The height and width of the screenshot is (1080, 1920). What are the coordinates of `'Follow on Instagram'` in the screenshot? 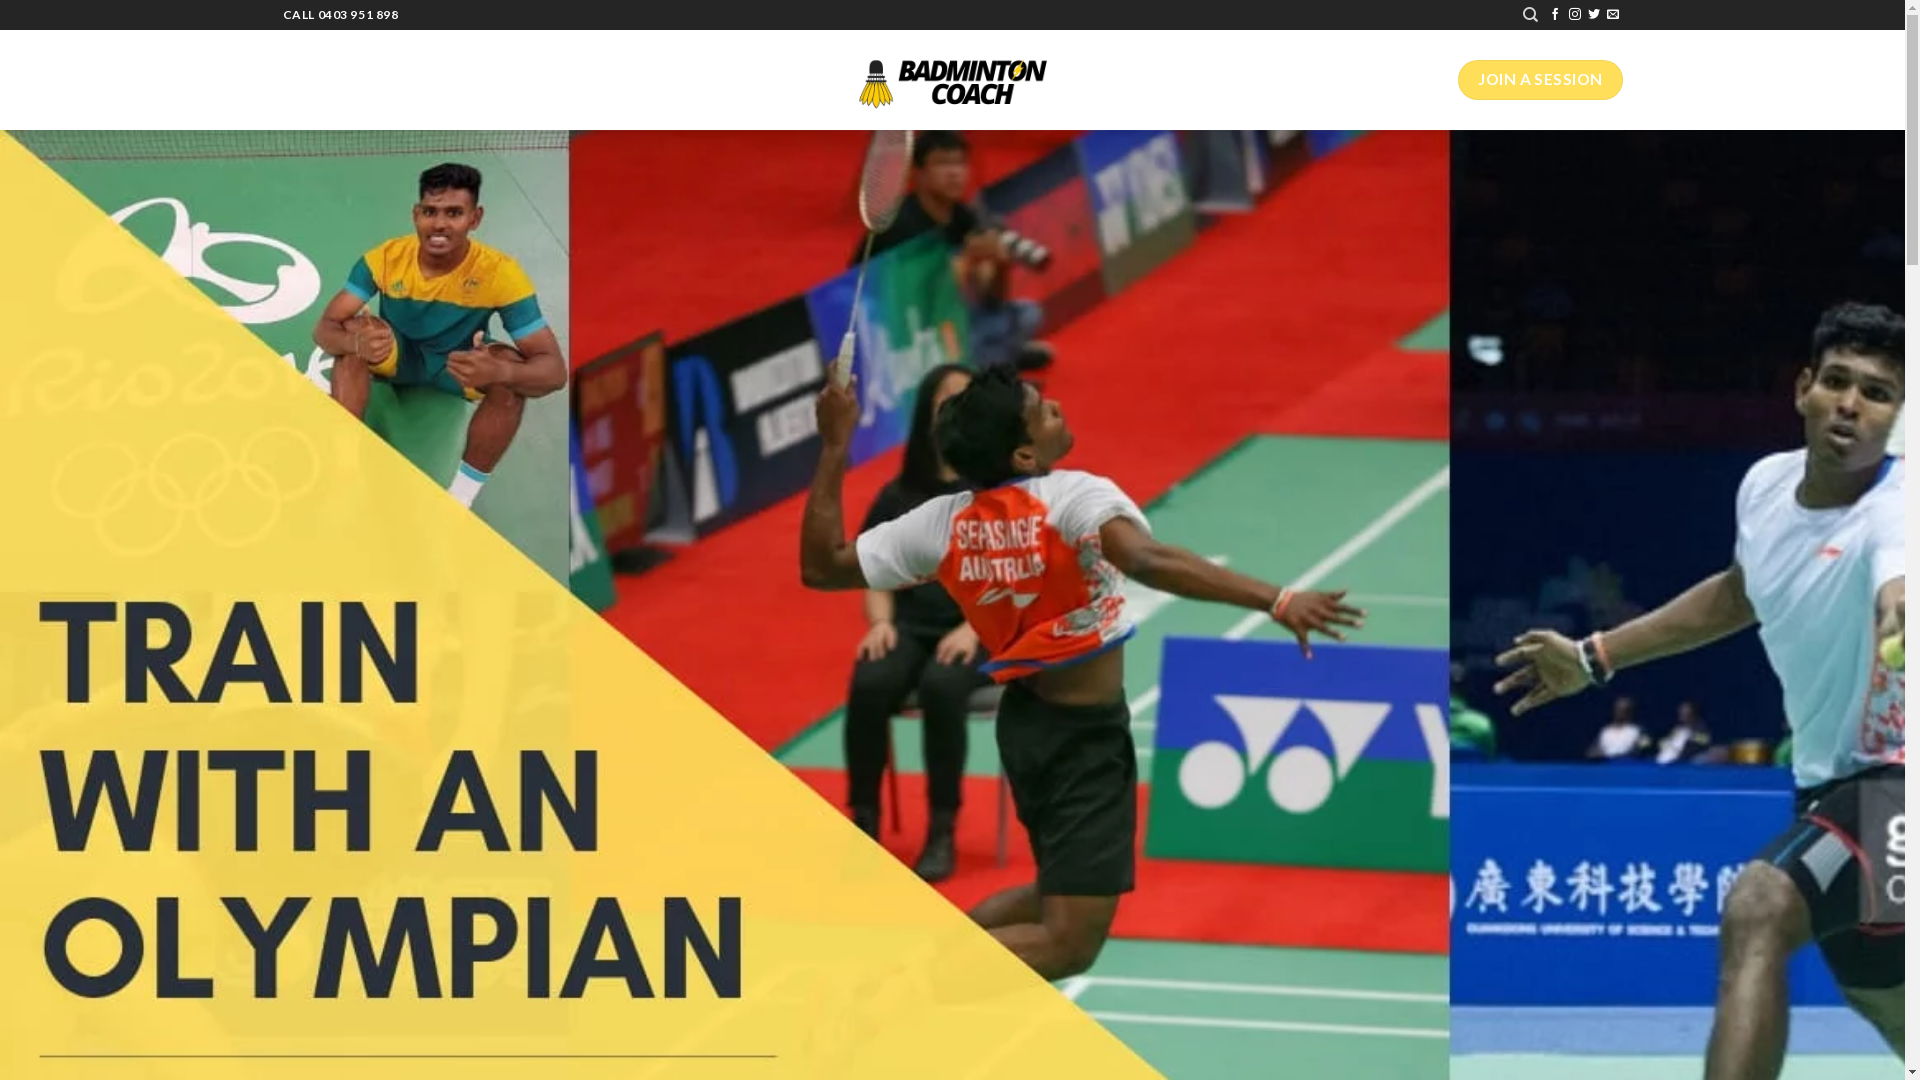 It's located at (1568, 15).